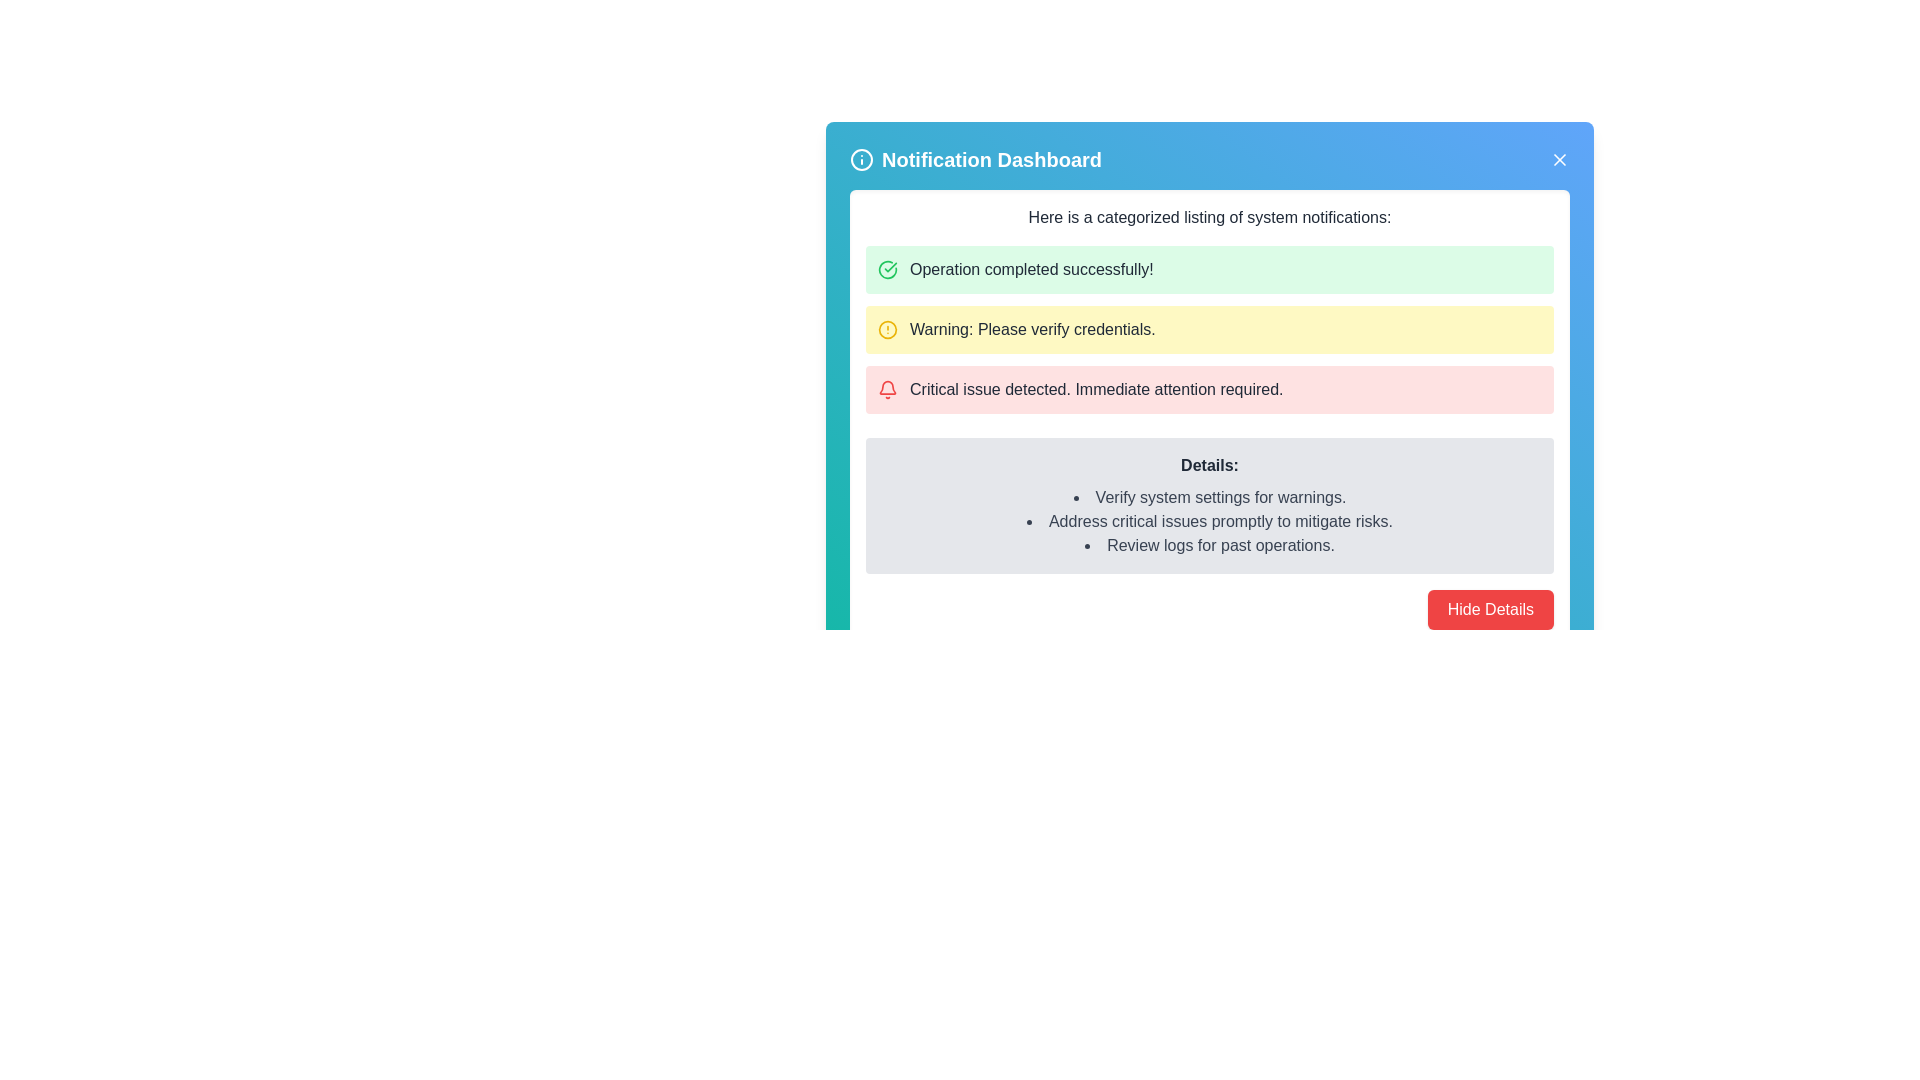 This screenshot has height=1080, width=1920. Describe the element at coordinates (1208, 416) in the screenshot. I see `the notification panel, which is centrally located below the 'Notification Dashboard' title and navigation bar, displaying system notifications with varying levels of severity` at that location.